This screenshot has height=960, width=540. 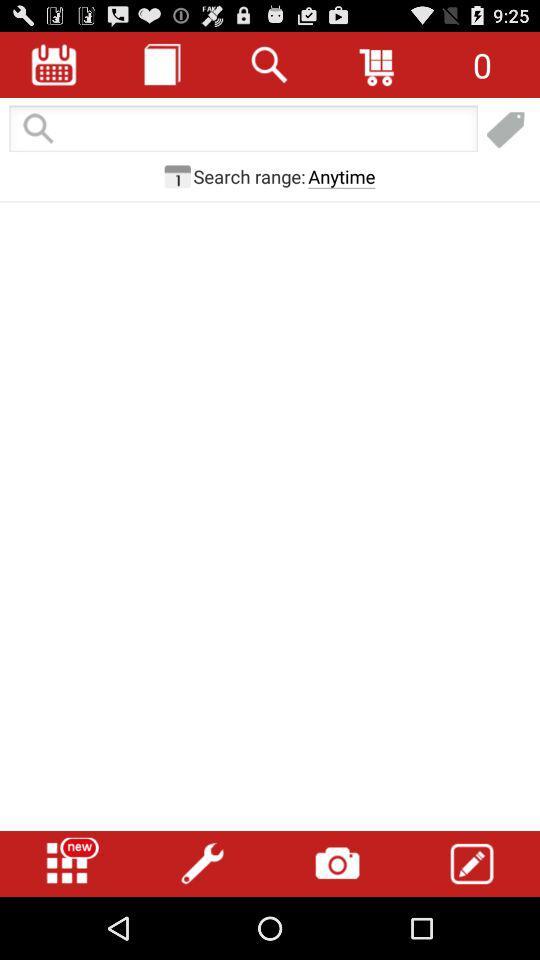 I want to click on calendar, so click(x=54, y=64).